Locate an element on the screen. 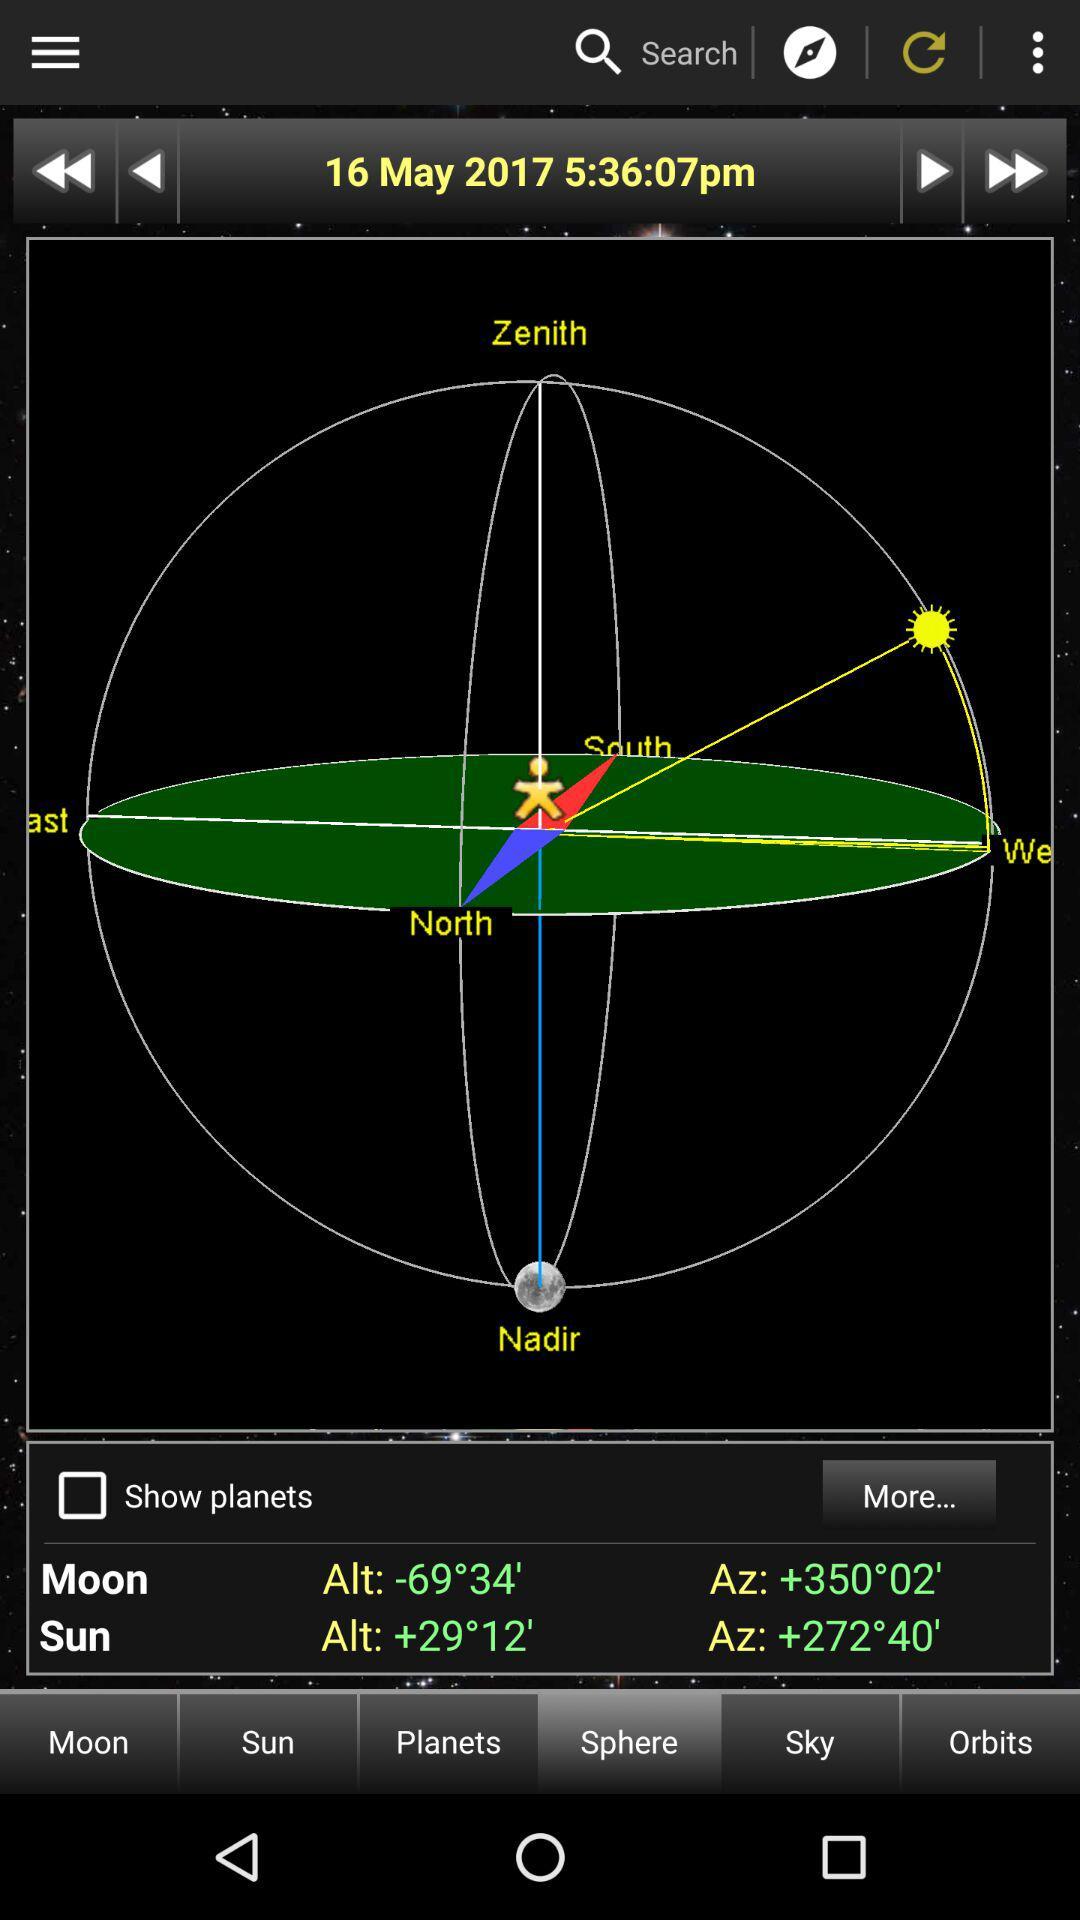  settings is located at coordinates (1036, 52).